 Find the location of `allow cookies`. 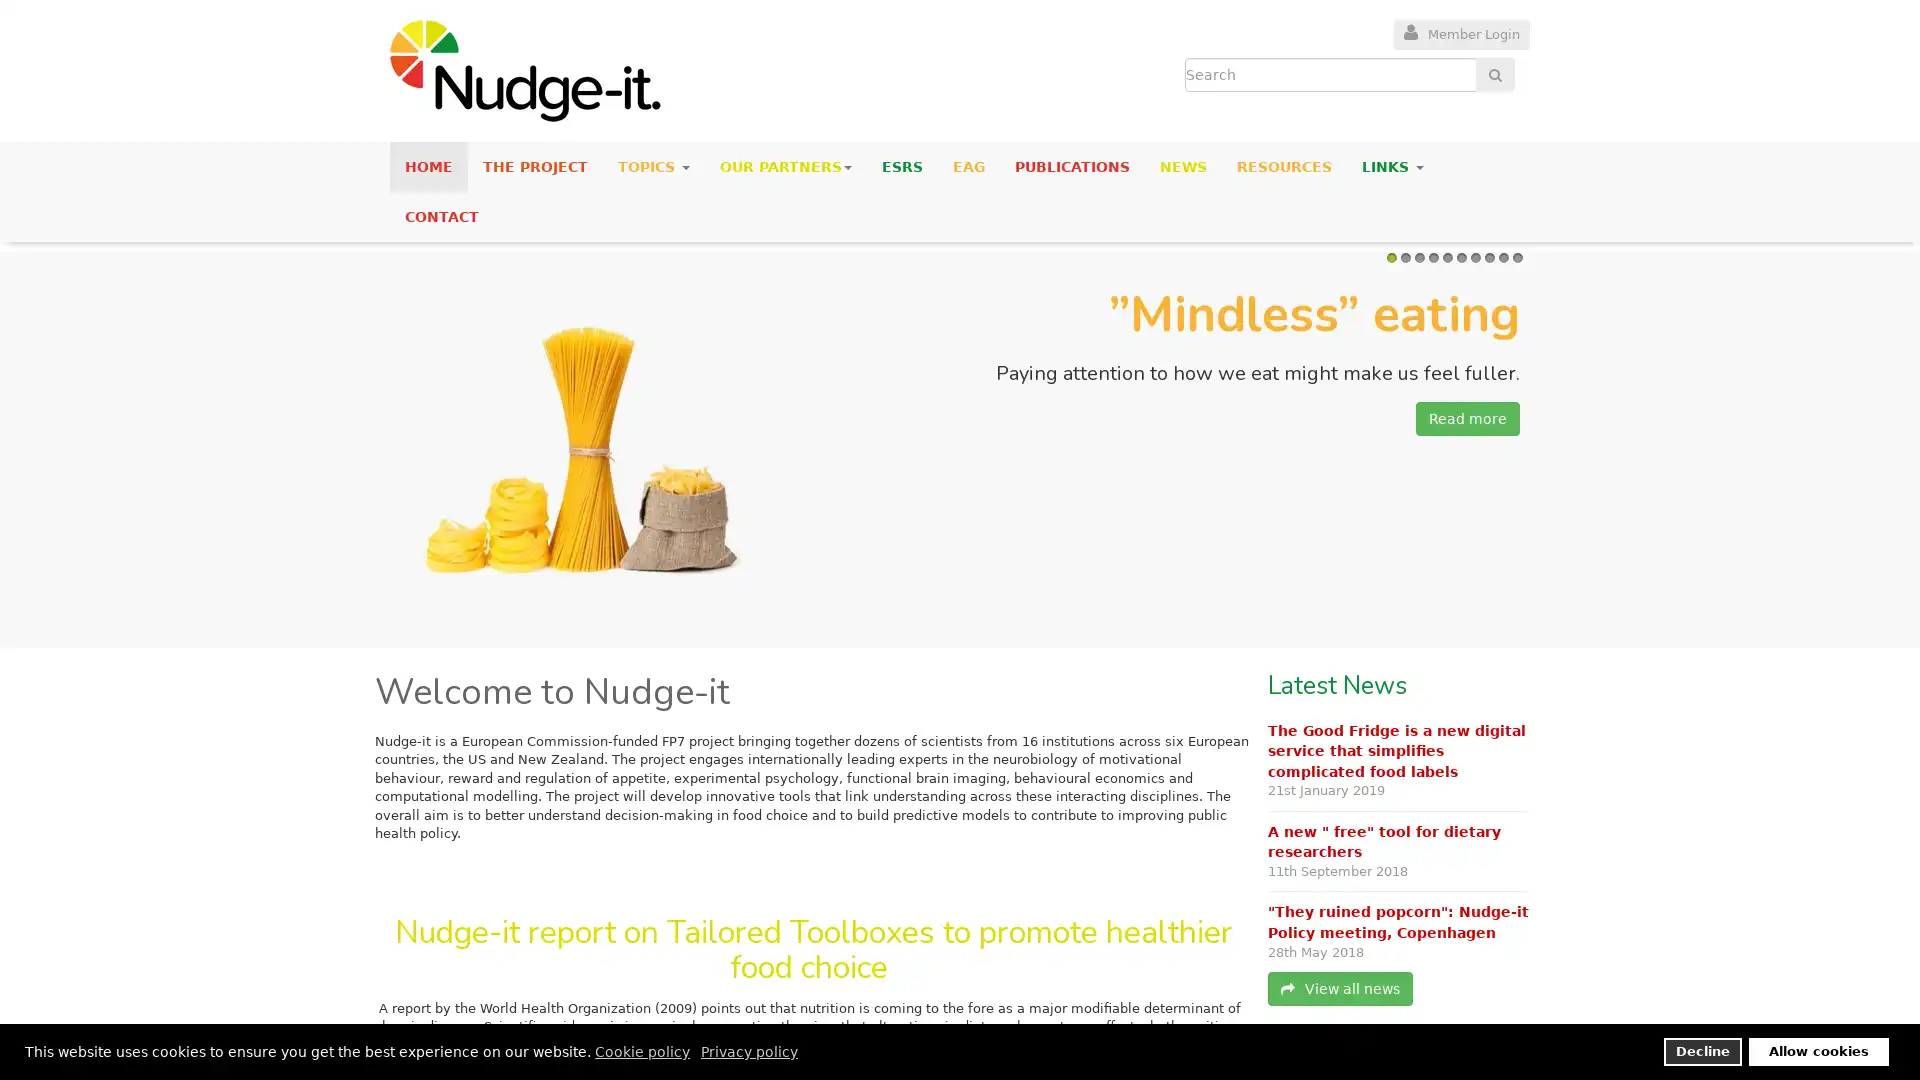

allow cookies is located at coordinates (1818, 1050).